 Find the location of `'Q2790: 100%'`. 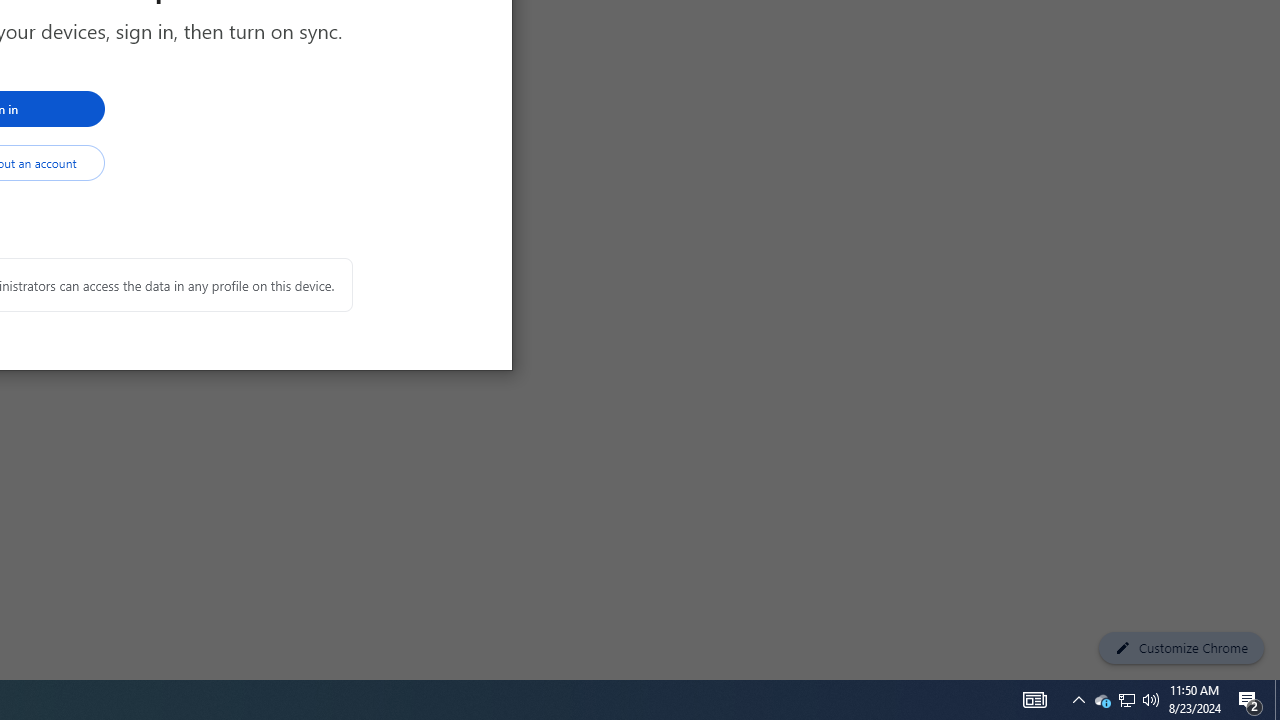

'Q2790: 100%' is located at coordinates (1151, 698).